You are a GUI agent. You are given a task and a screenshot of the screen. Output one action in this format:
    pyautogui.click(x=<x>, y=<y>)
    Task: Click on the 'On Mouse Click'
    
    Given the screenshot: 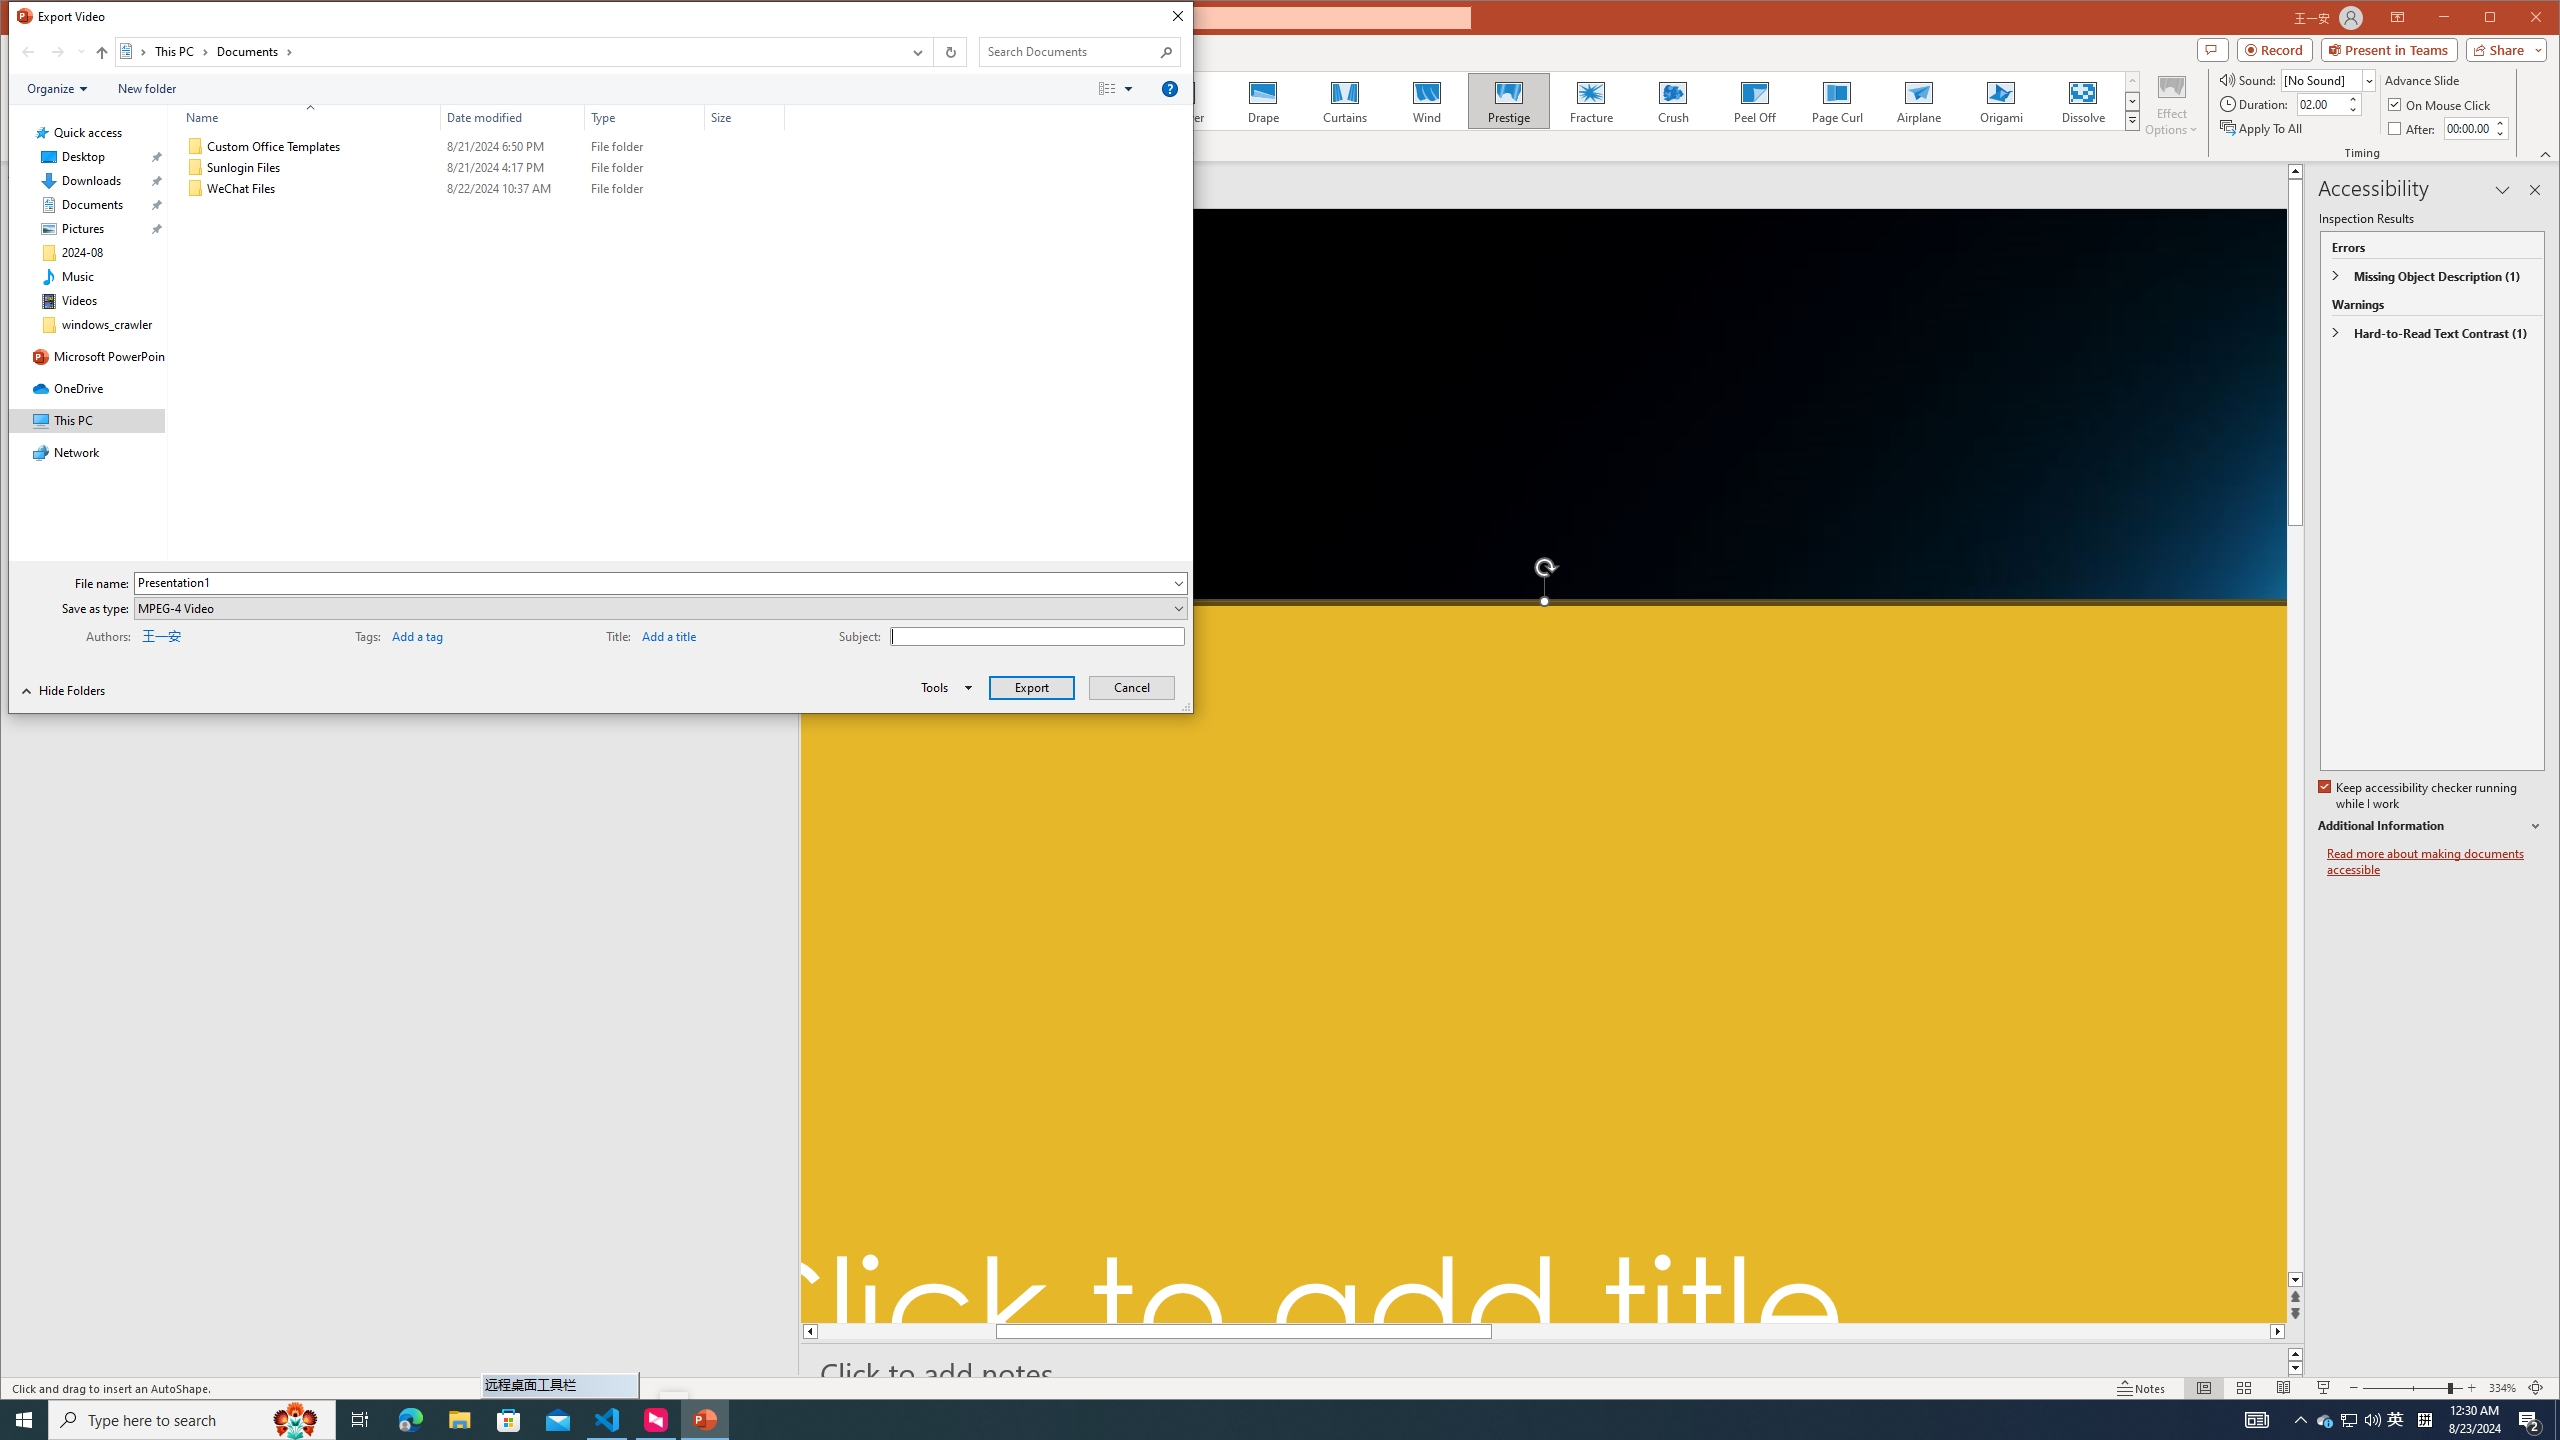 What is the action you would take?
    pyautogui.click(x=2320, y=103)
    